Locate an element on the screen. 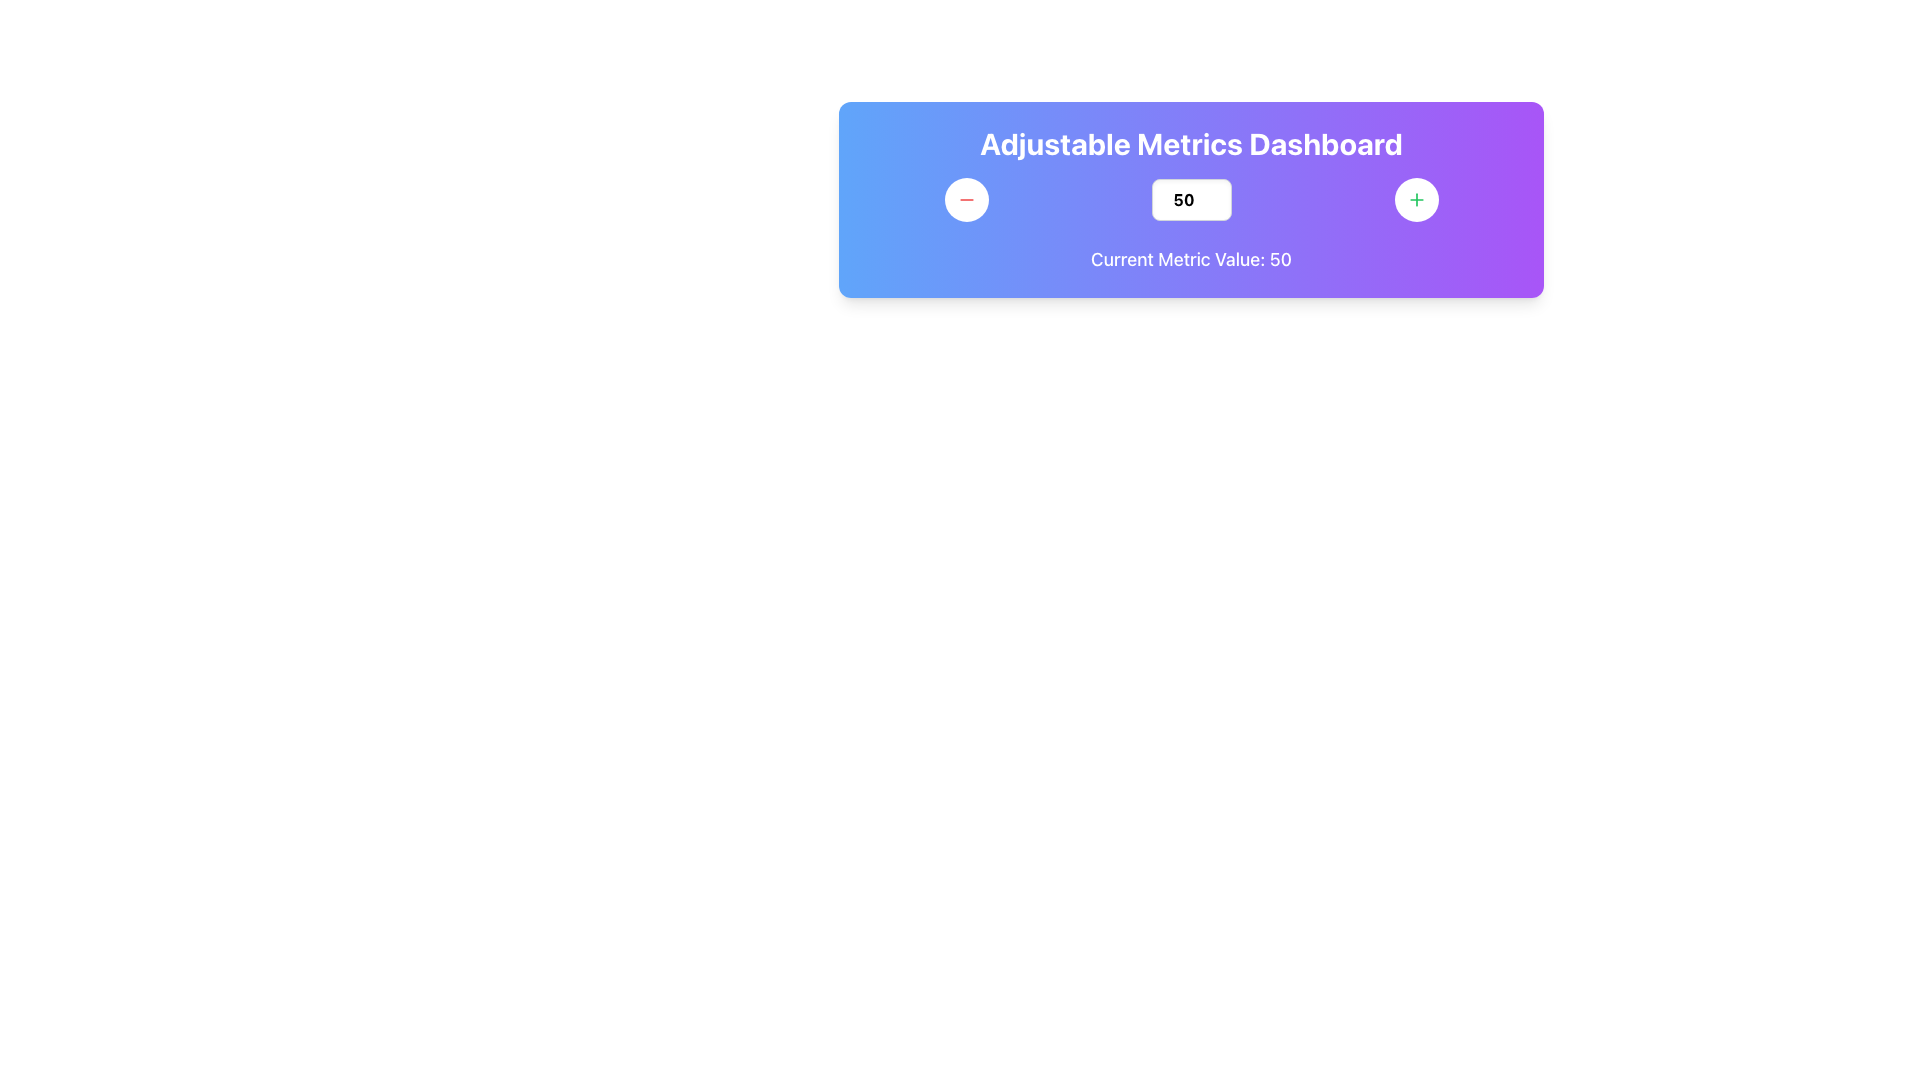  the action button located on the right side of the interface within a white circular button, inside the purple gradient section of the dashboard is located at coordinates (1415, 200).